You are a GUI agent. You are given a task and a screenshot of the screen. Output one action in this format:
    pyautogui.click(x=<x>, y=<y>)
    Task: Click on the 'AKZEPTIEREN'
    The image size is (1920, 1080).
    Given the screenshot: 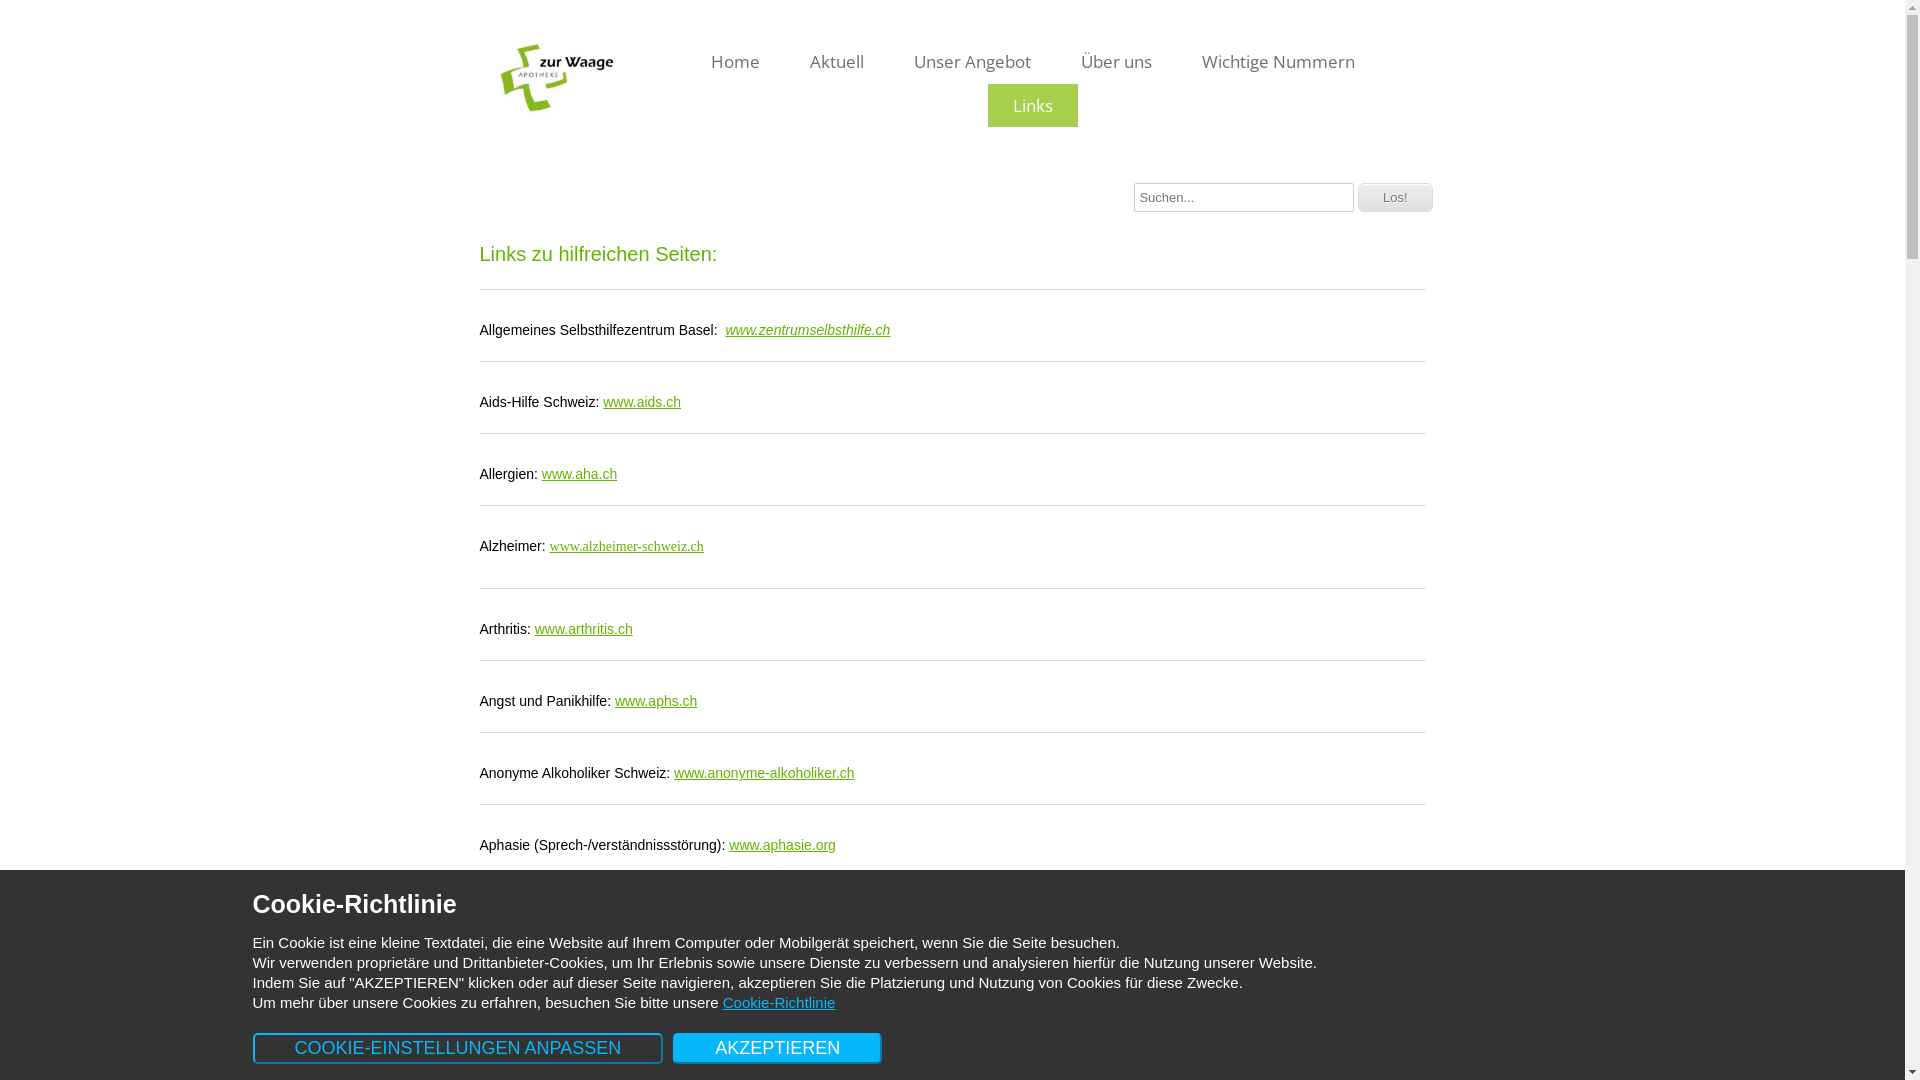 What is the action you would take?
    pyautogui.click(x=672, y=1047)
    